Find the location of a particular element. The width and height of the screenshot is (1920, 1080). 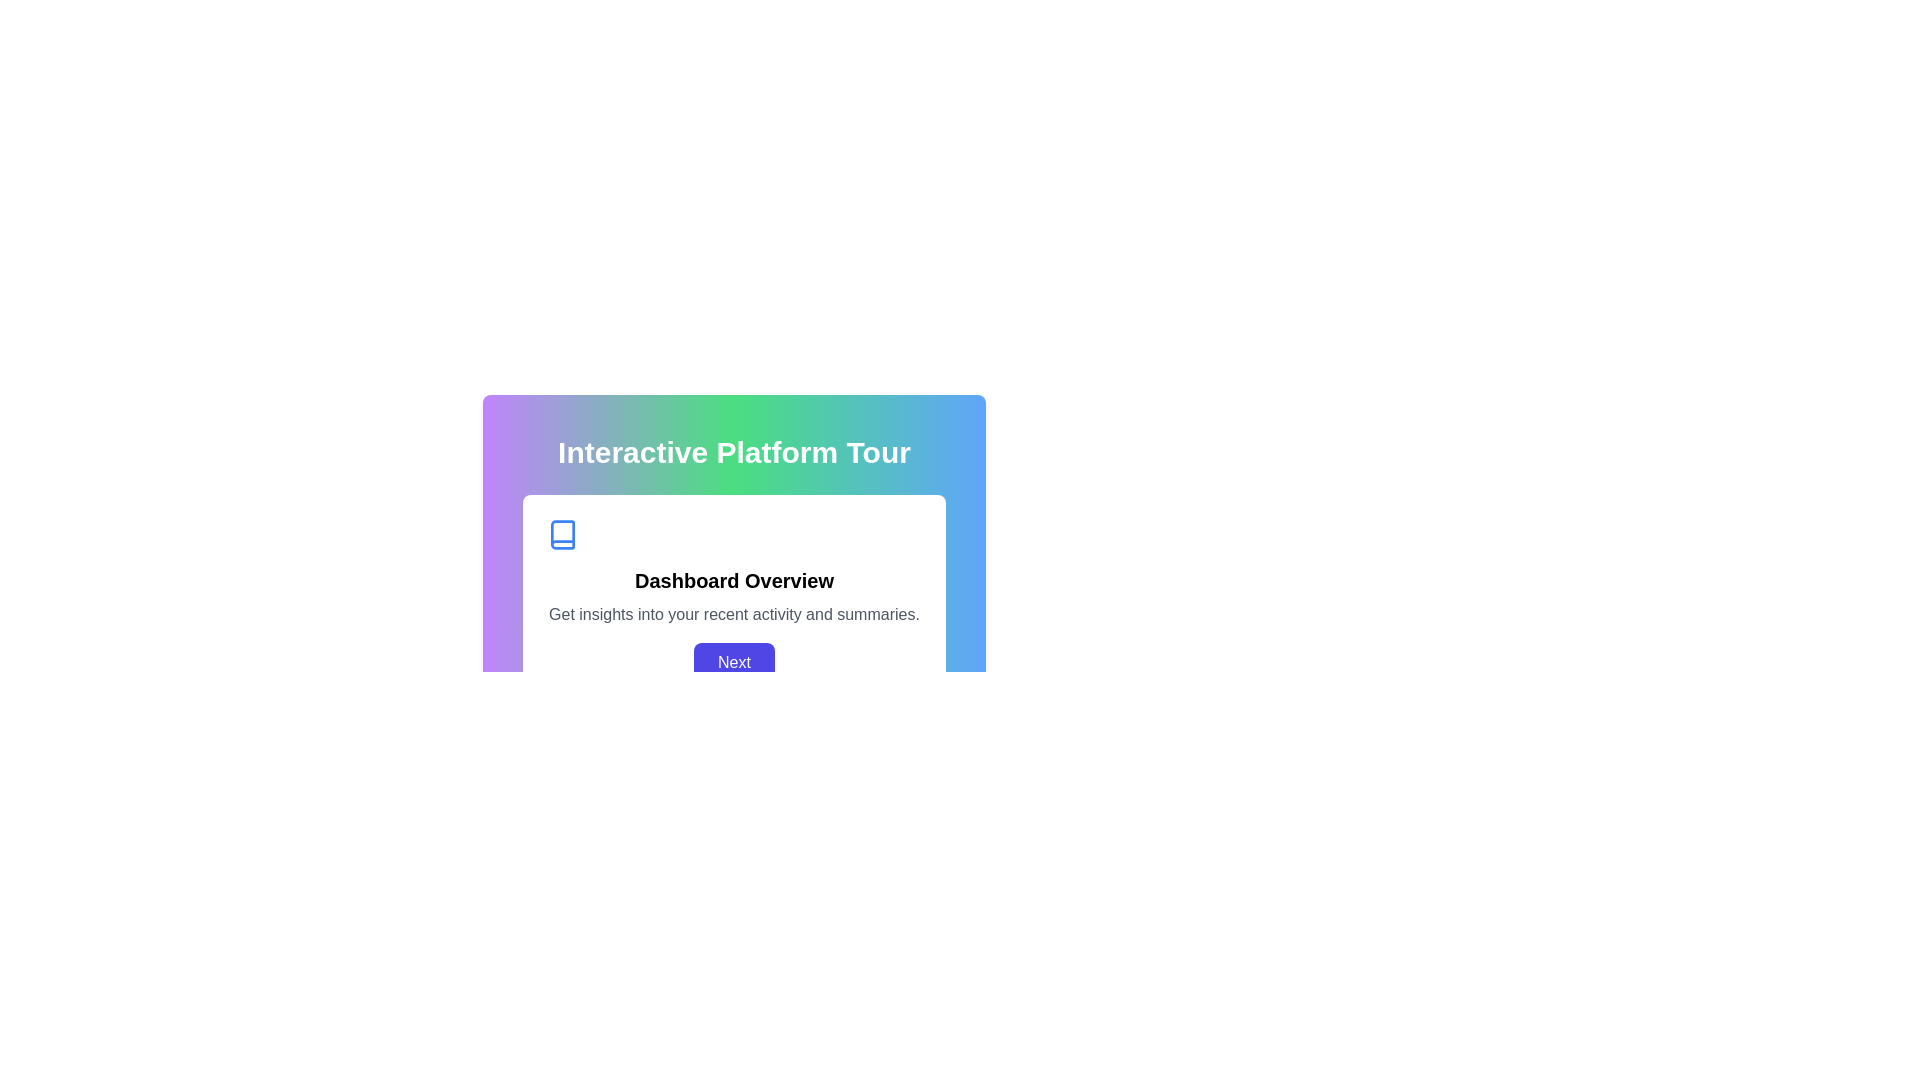

text content of the Text Header labeled 'Dashboard Overview', which is a larger and bold font, centrally positioned within a white rounded rectangular panel is located at coordinates (733, 581).